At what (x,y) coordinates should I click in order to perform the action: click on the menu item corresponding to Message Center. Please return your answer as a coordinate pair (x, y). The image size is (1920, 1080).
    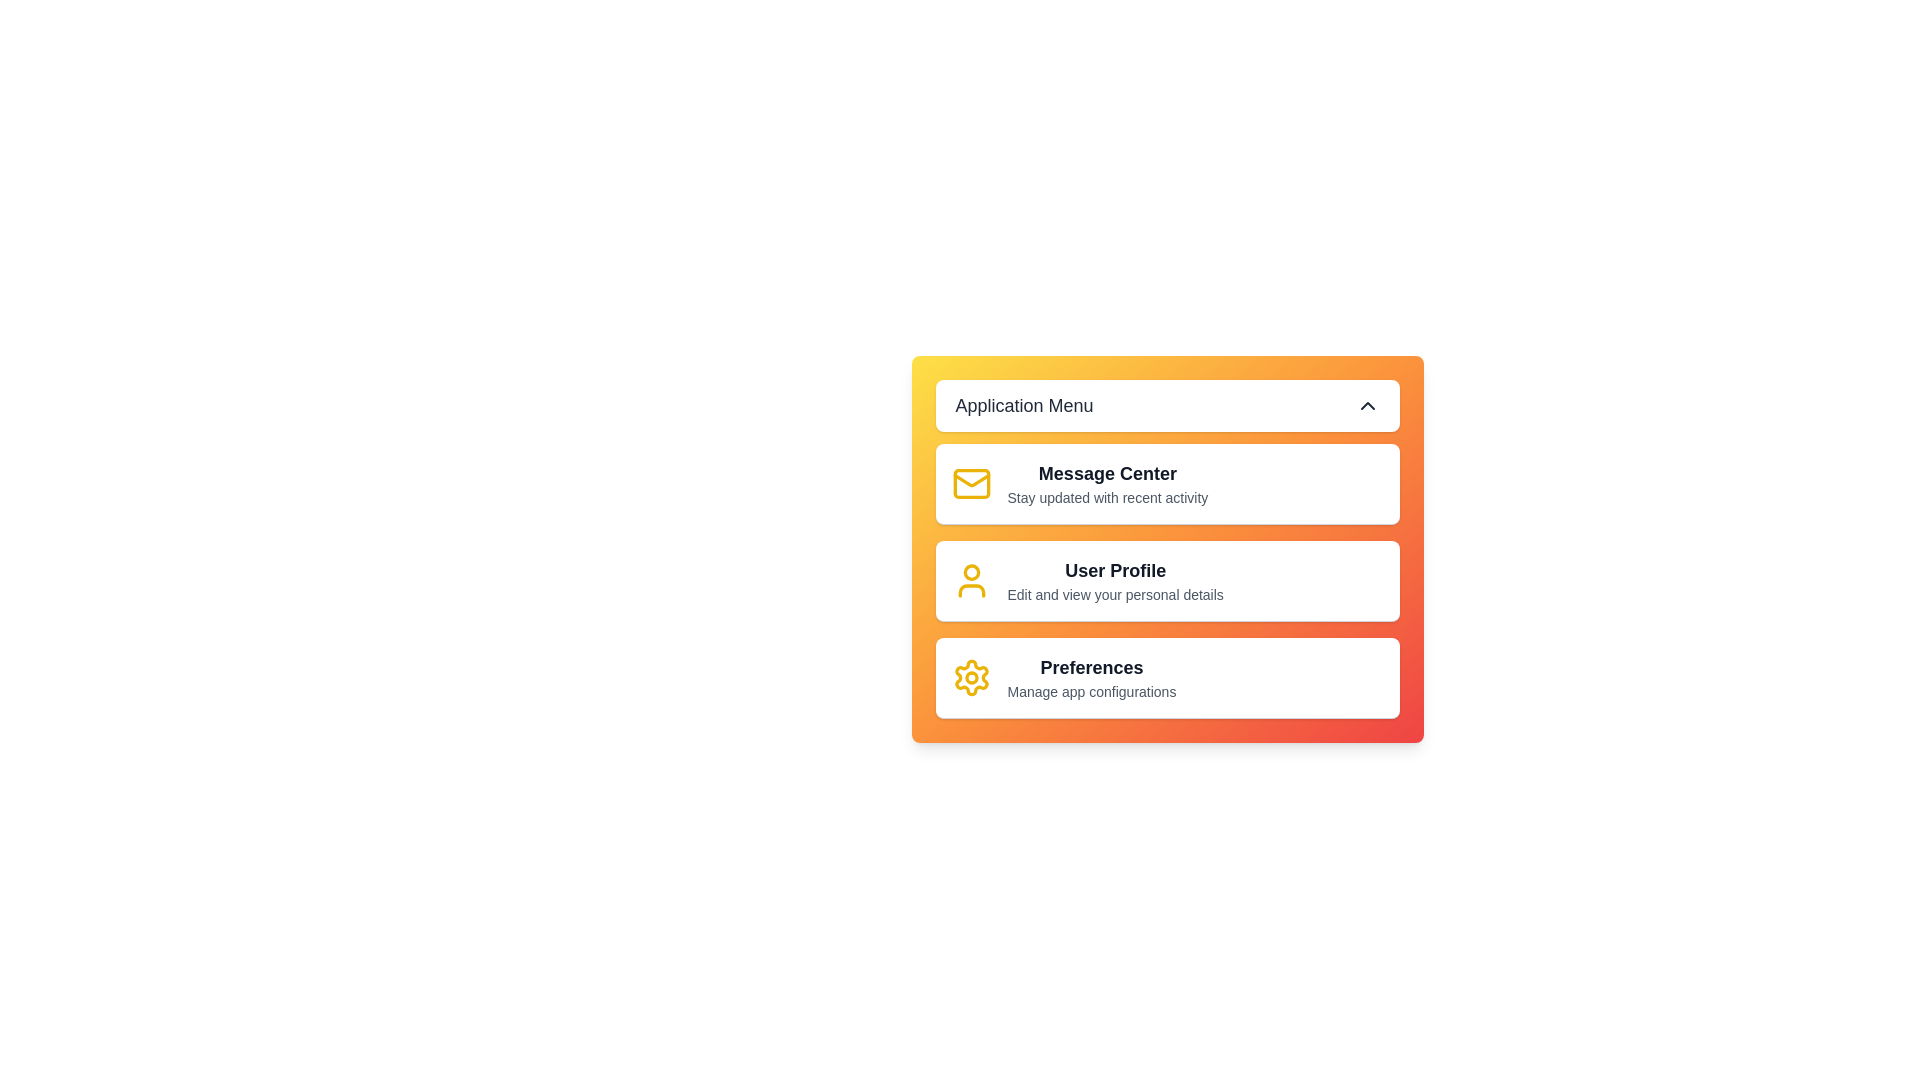
    Looking at the image, I should click on (1167, 484).